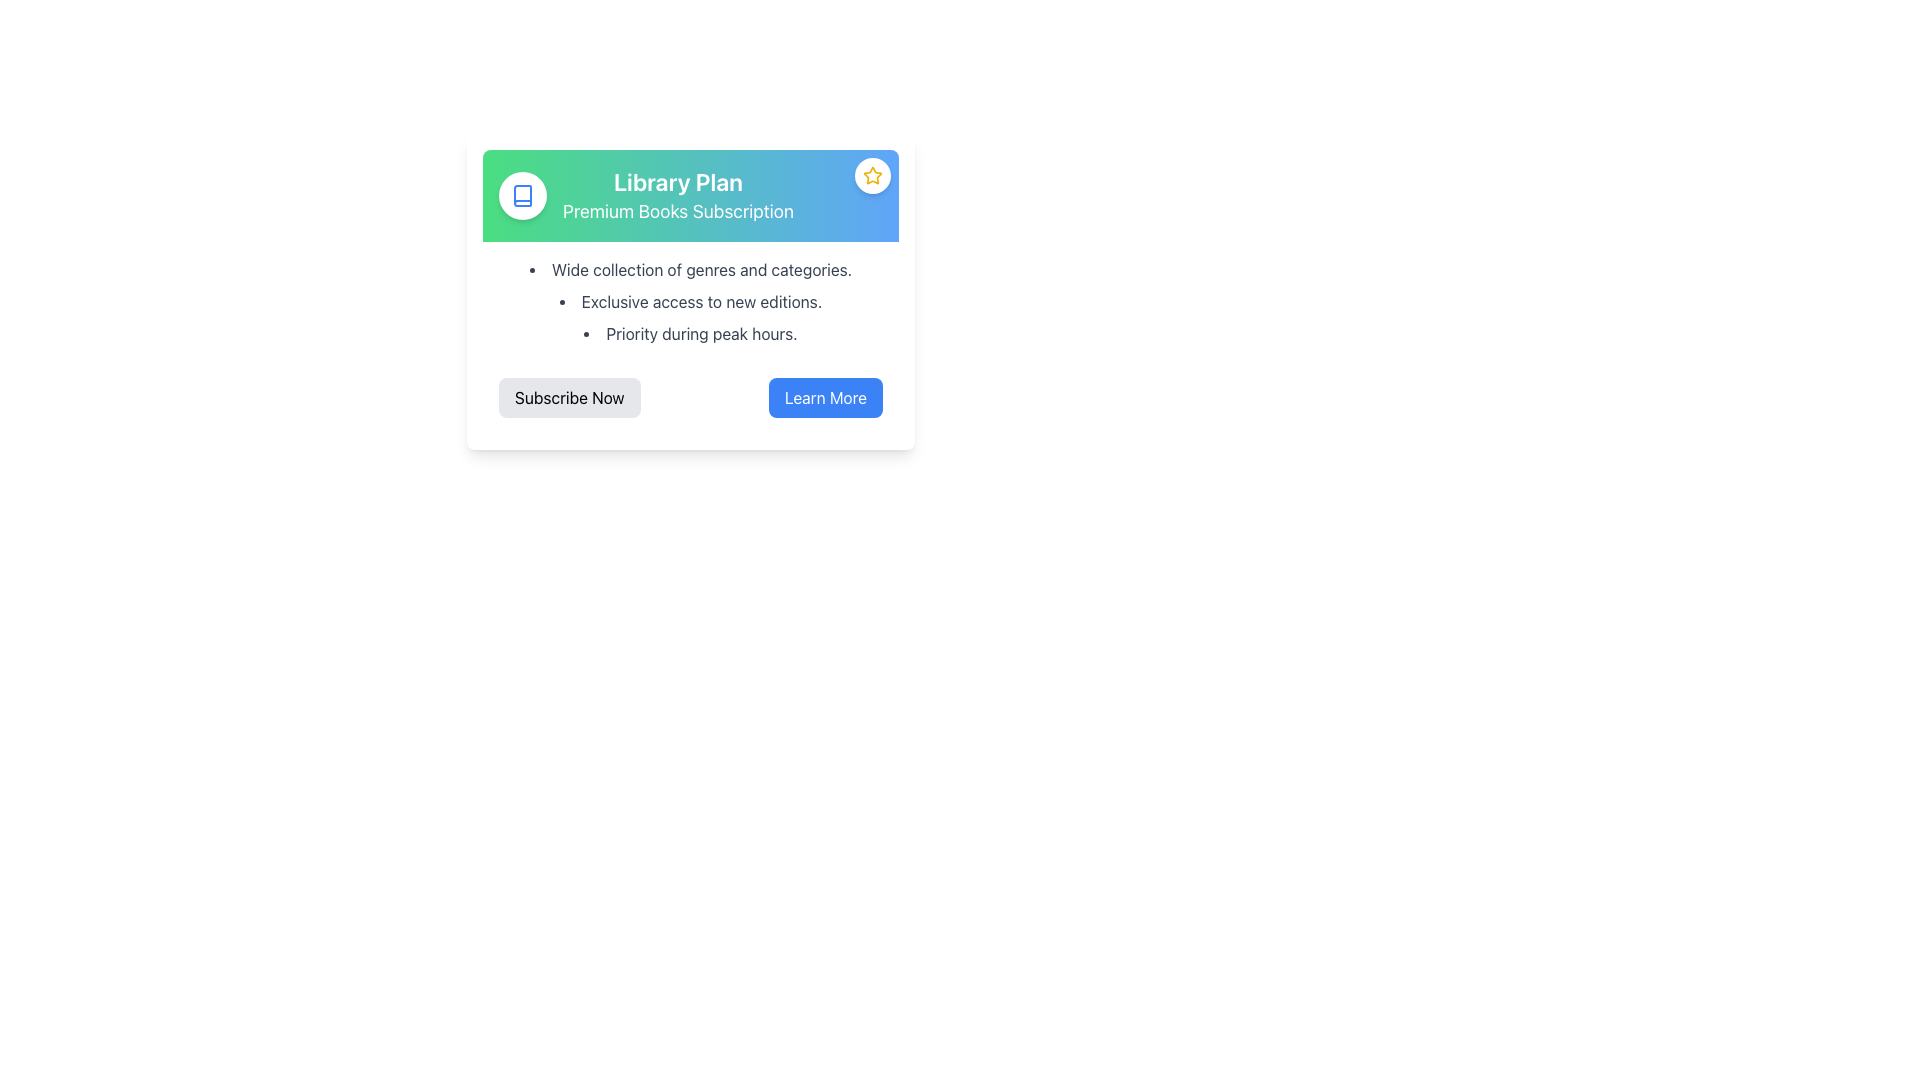 The width and height of the screenshot is (1920, 1080). What do you see at coordinates (873, 174) in the screenshot?
I see `the star icon located in the upper-right corner of the card layout, which serves as an interactive indicator or decorative element` at bounding box center [873, 174].